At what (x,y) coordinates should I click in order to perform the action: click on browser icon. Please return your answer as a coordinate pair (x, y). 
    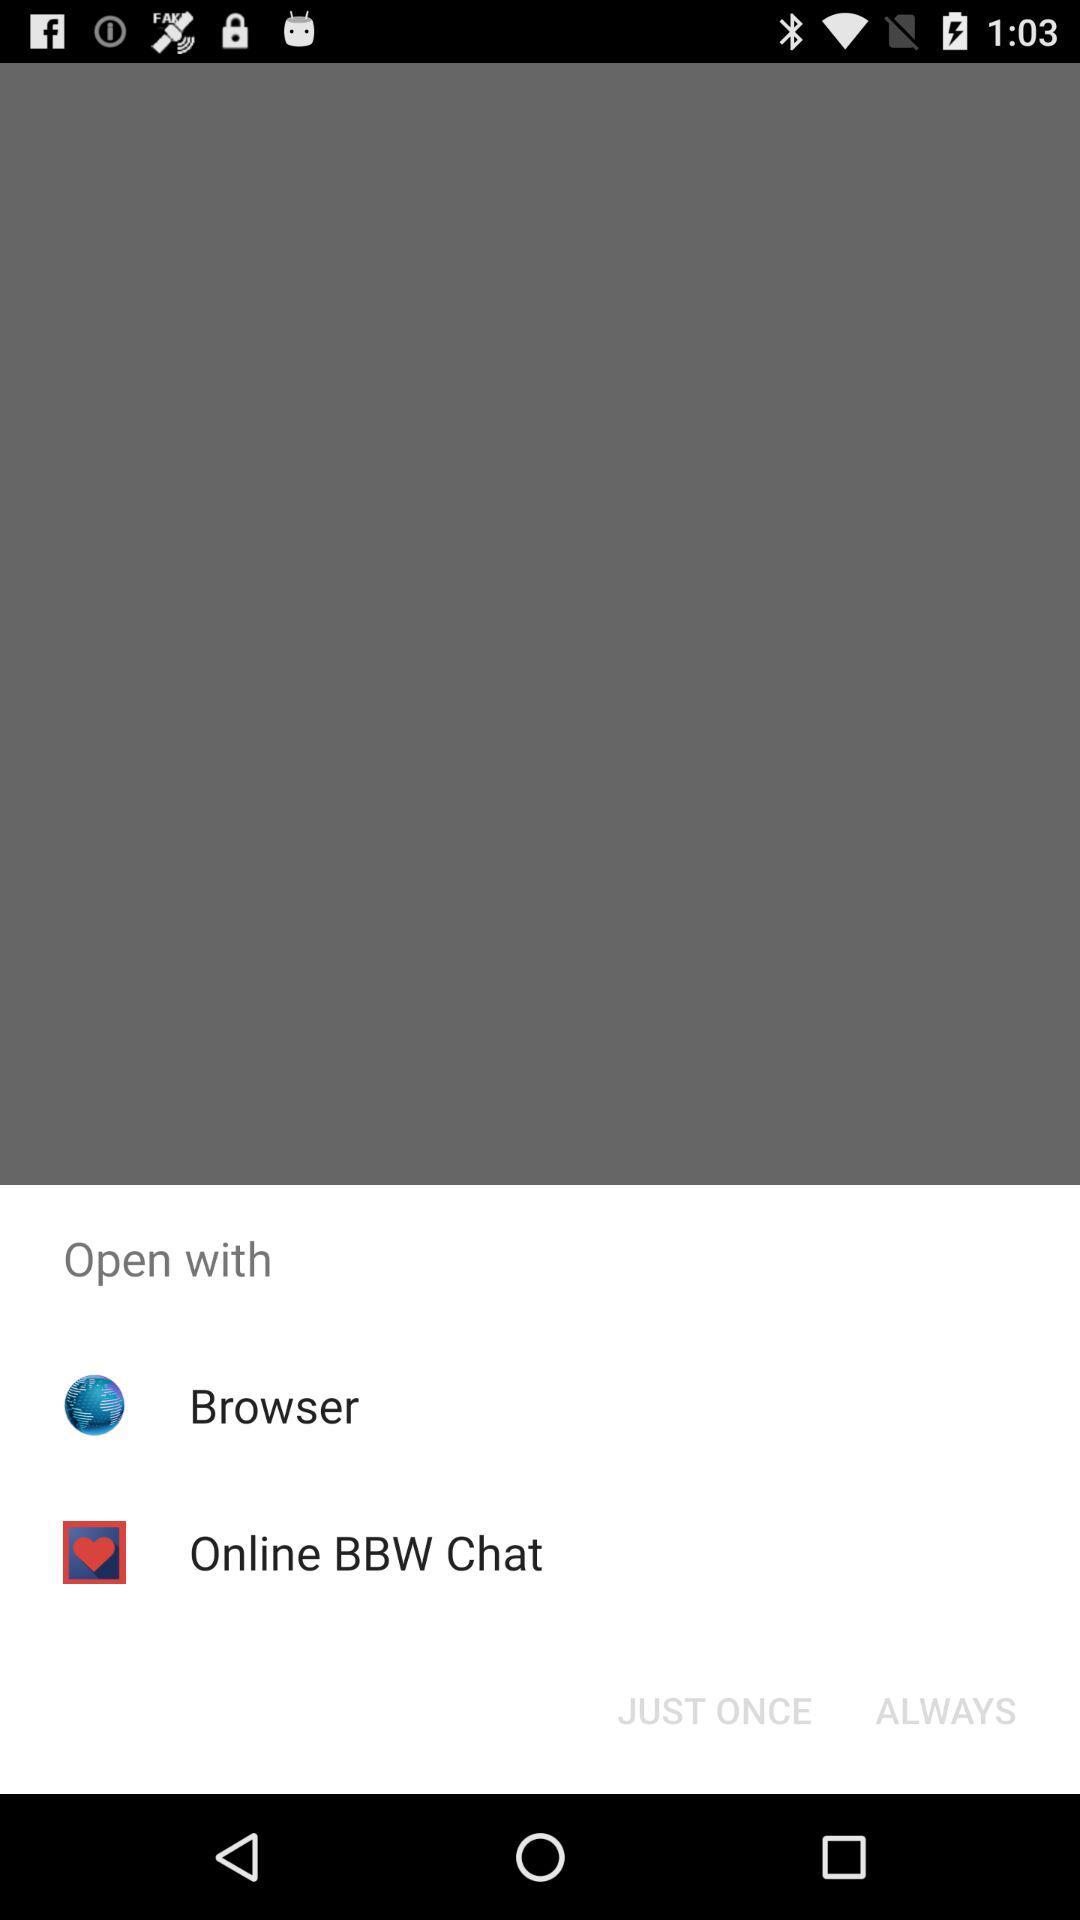
    Looking at the image, I should click on (274, 1404).